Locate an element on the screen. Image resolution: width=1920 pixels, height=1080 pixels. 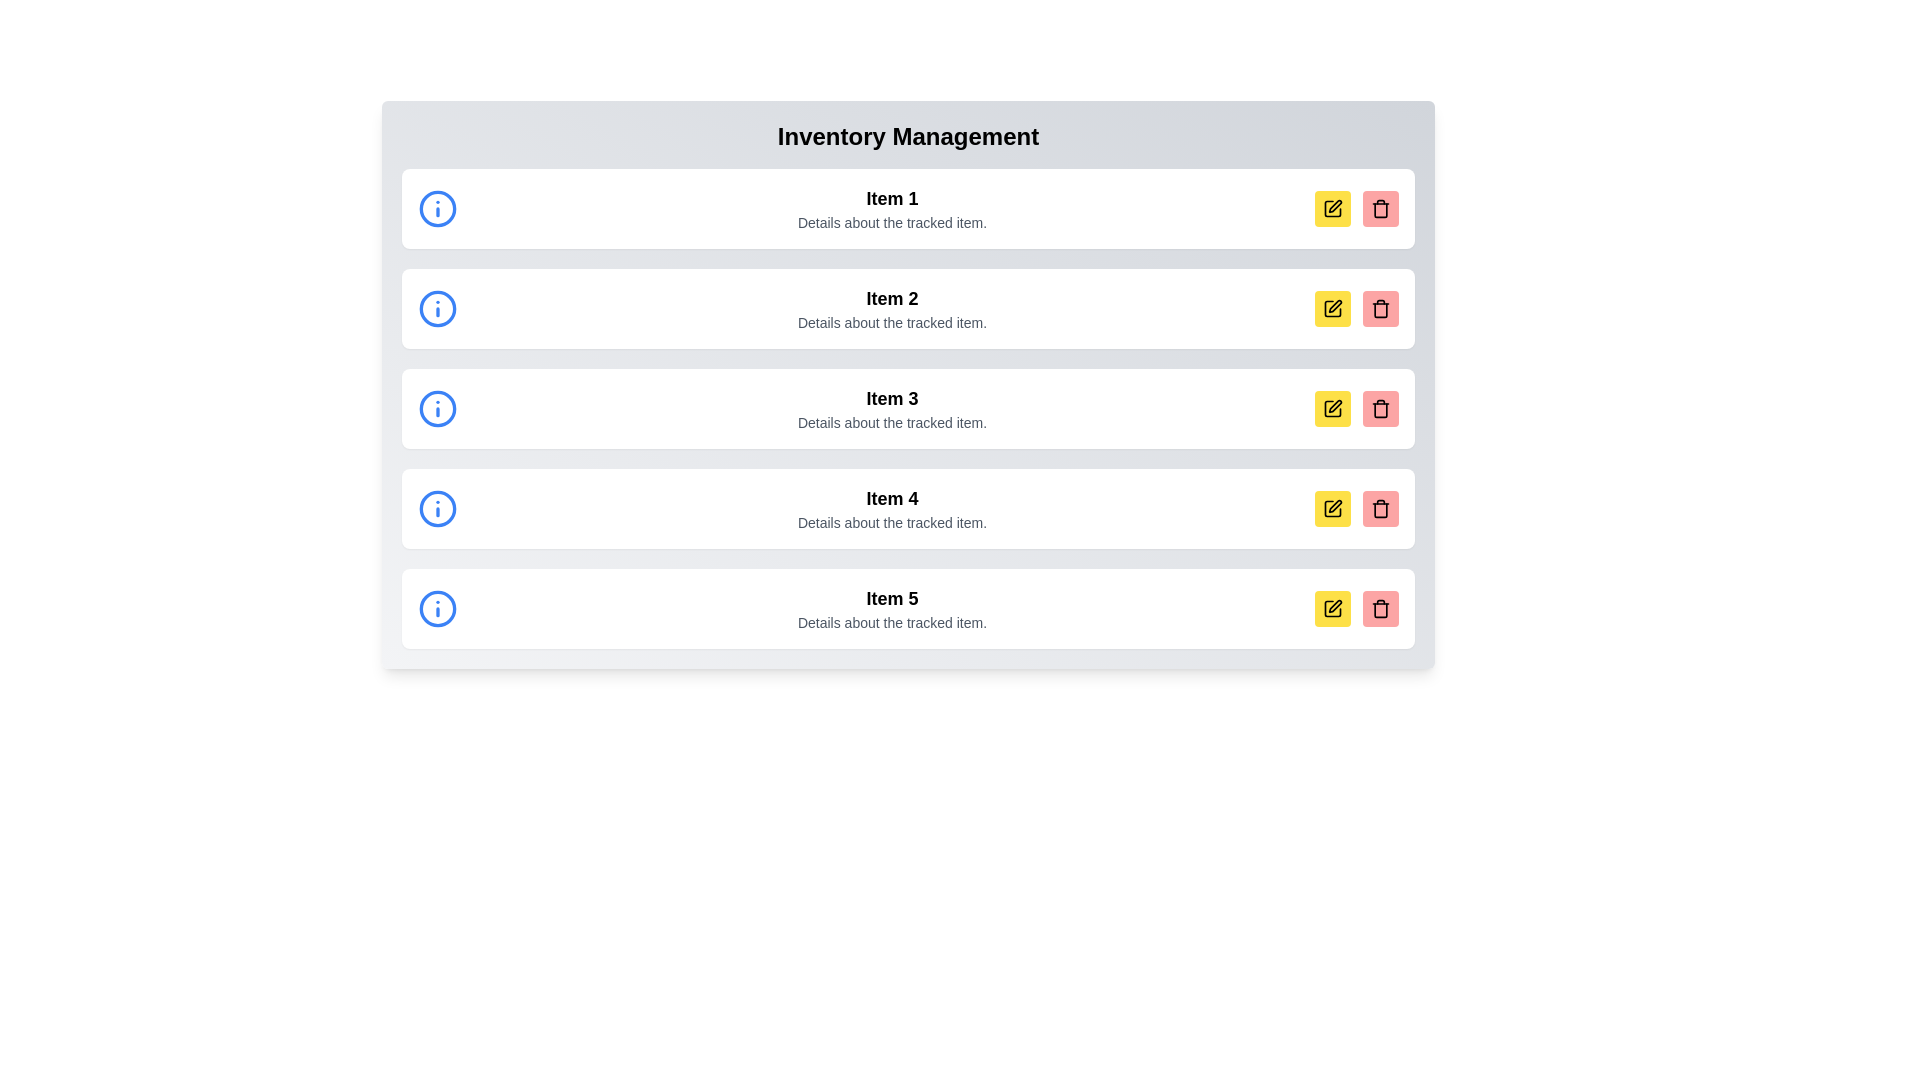
the edit button located in the right-side corner of the row for 'Item 5' is located at coordinates (1333, 608).